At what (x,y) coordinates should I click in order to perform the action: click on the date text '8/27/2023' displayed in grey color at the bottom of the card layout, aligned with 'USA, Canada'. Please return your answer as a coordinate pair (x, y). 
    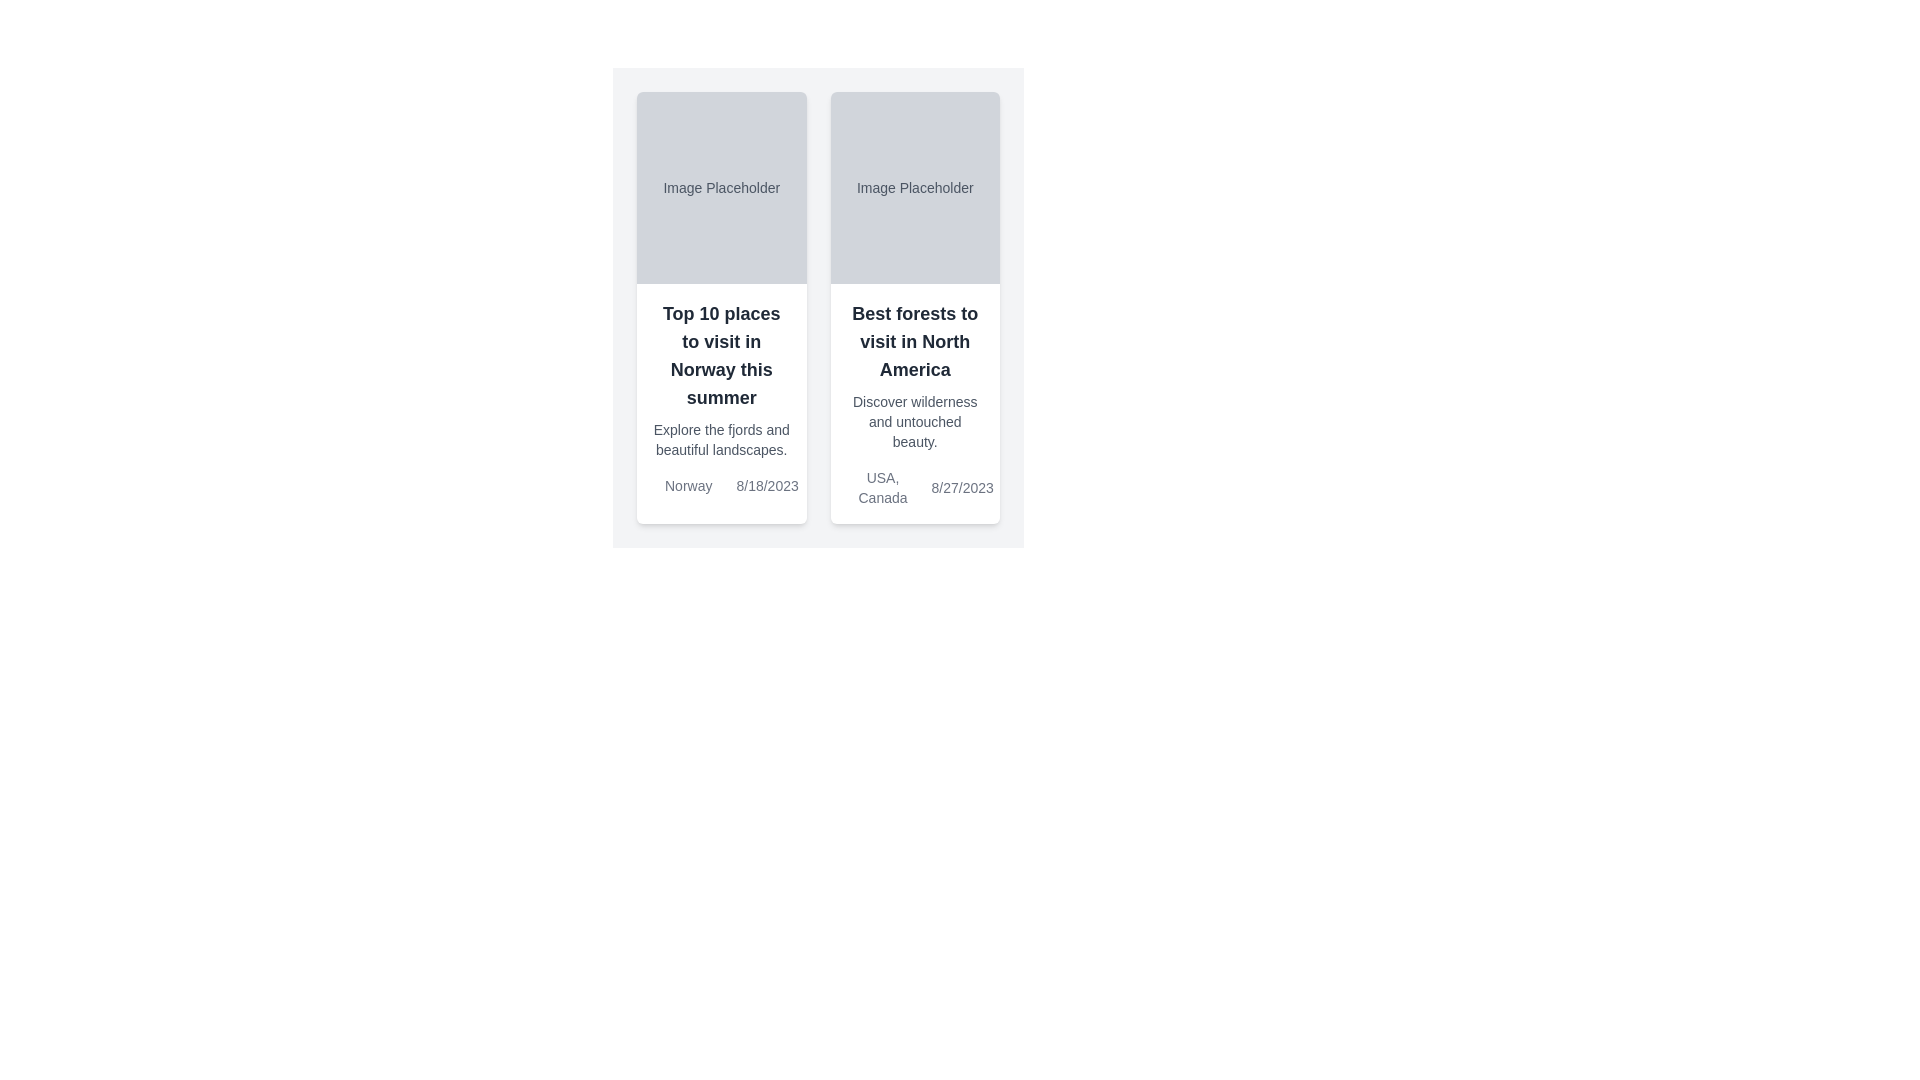
    Looking at the image, I should click on (962, 488).